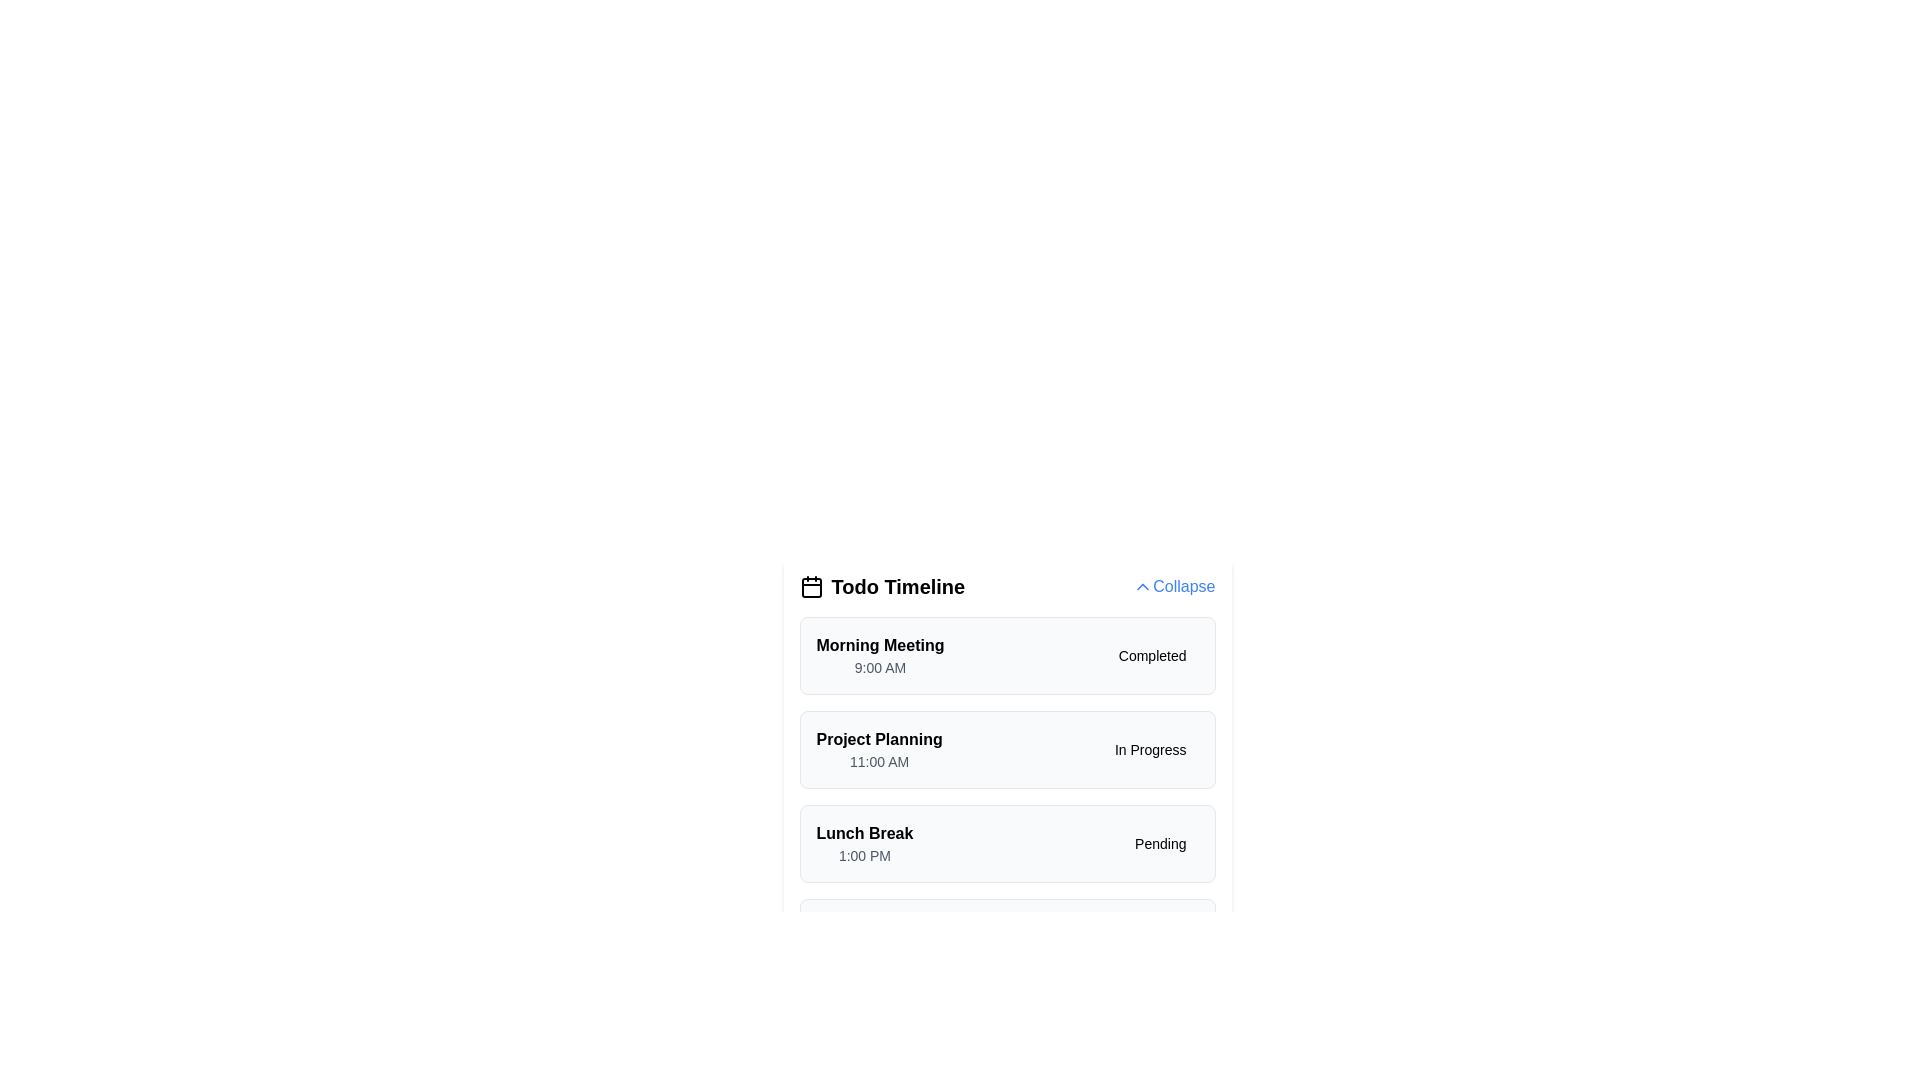  Describe the element at coordinates (1007, 844) in the screenshot. I see `the 'Lunch Break' task item in the 'Todo Timeline' to interact with or select it` at that location.